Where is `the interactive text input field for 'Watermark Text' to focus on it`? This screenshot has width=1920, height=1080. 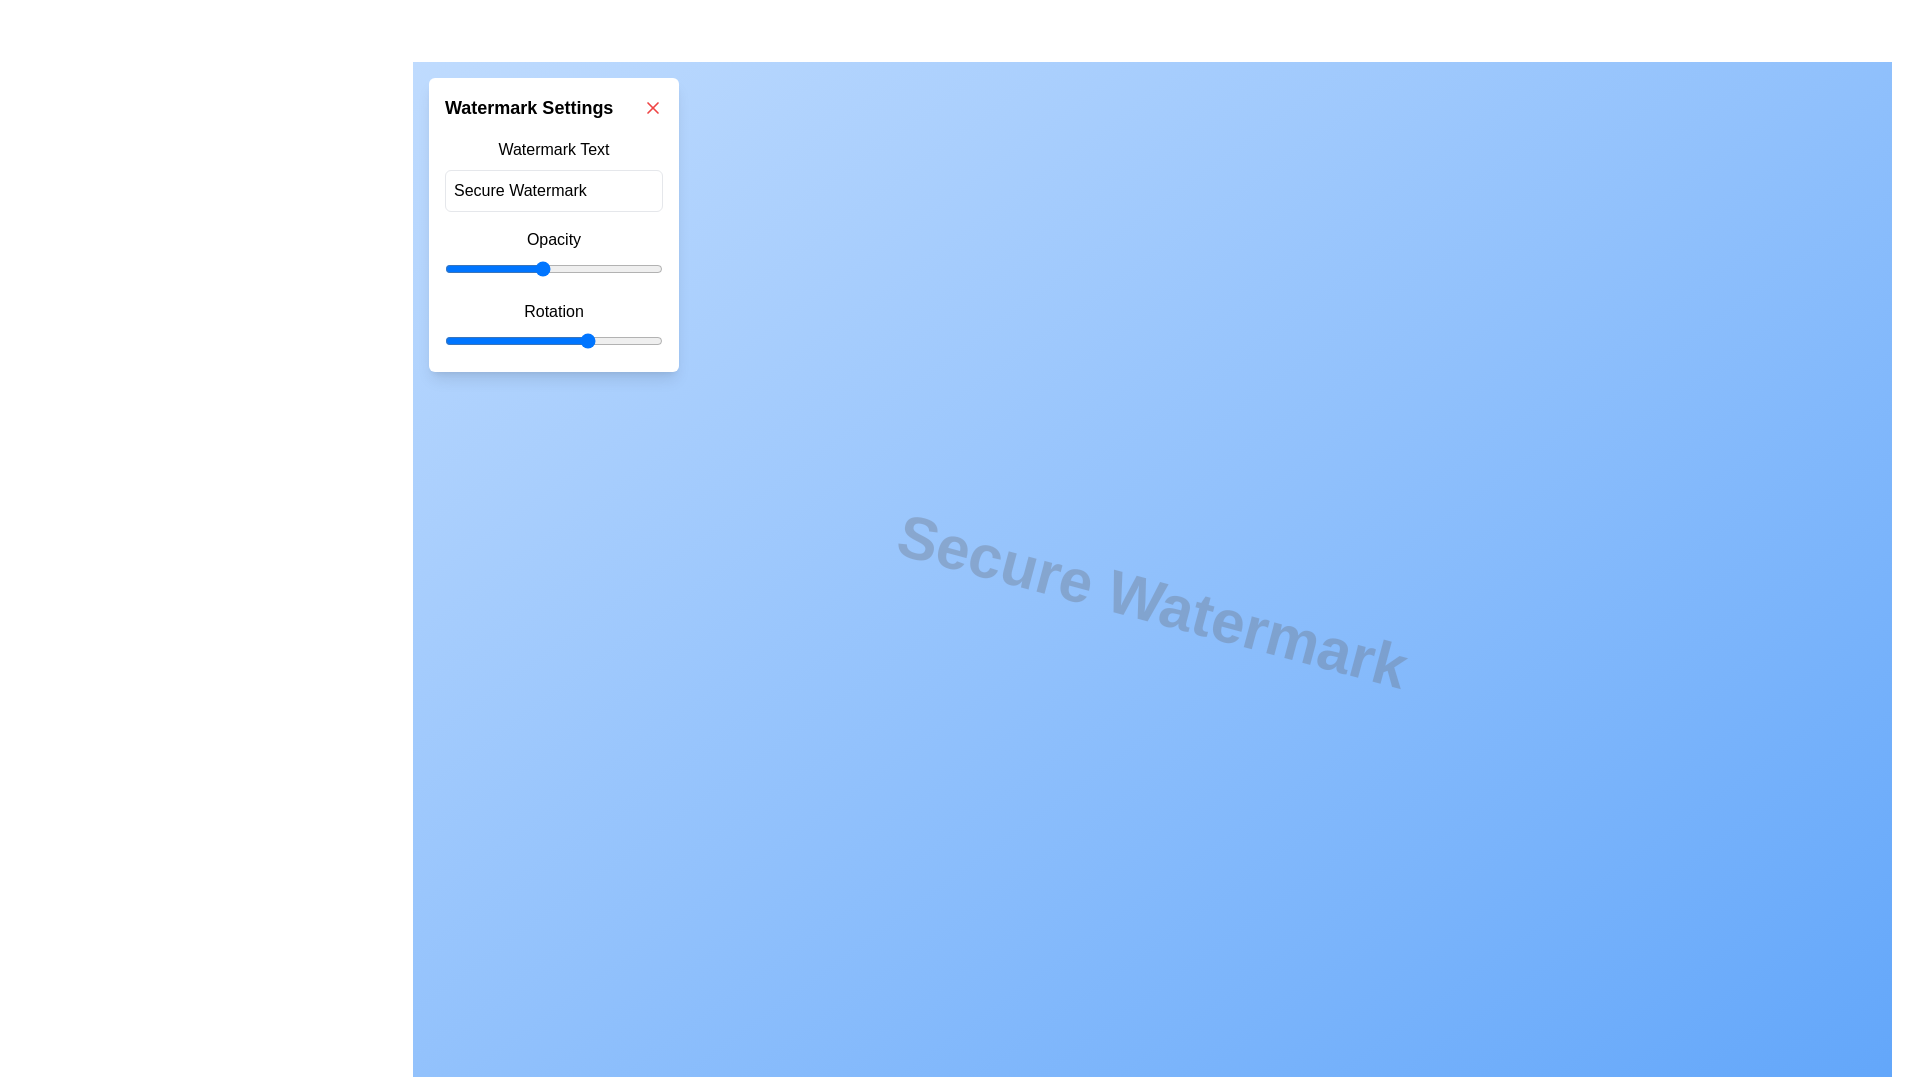 the interactive text input field for 'Watermark Text' to focus on it is located at coordinates (553, 191).